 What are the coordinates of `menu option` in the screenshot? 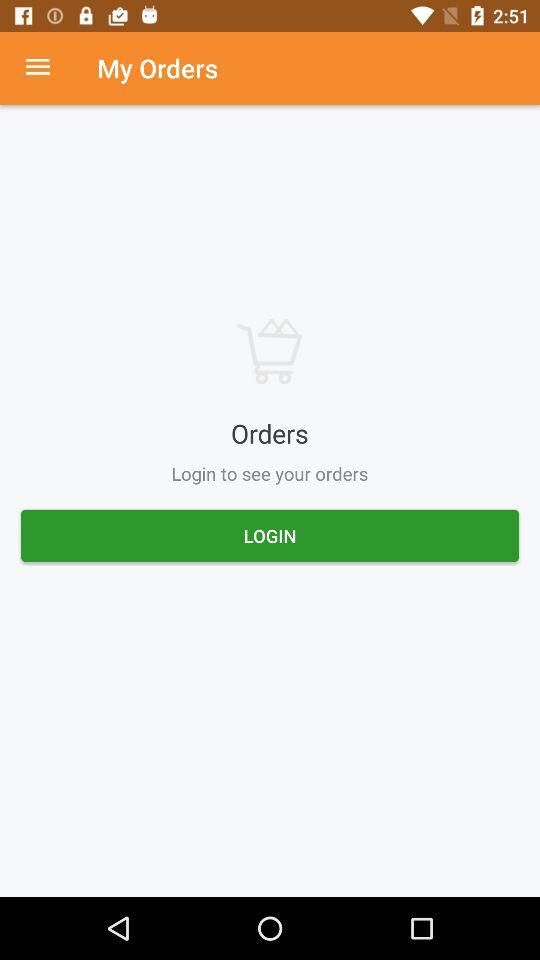 It's located at (48, 68).